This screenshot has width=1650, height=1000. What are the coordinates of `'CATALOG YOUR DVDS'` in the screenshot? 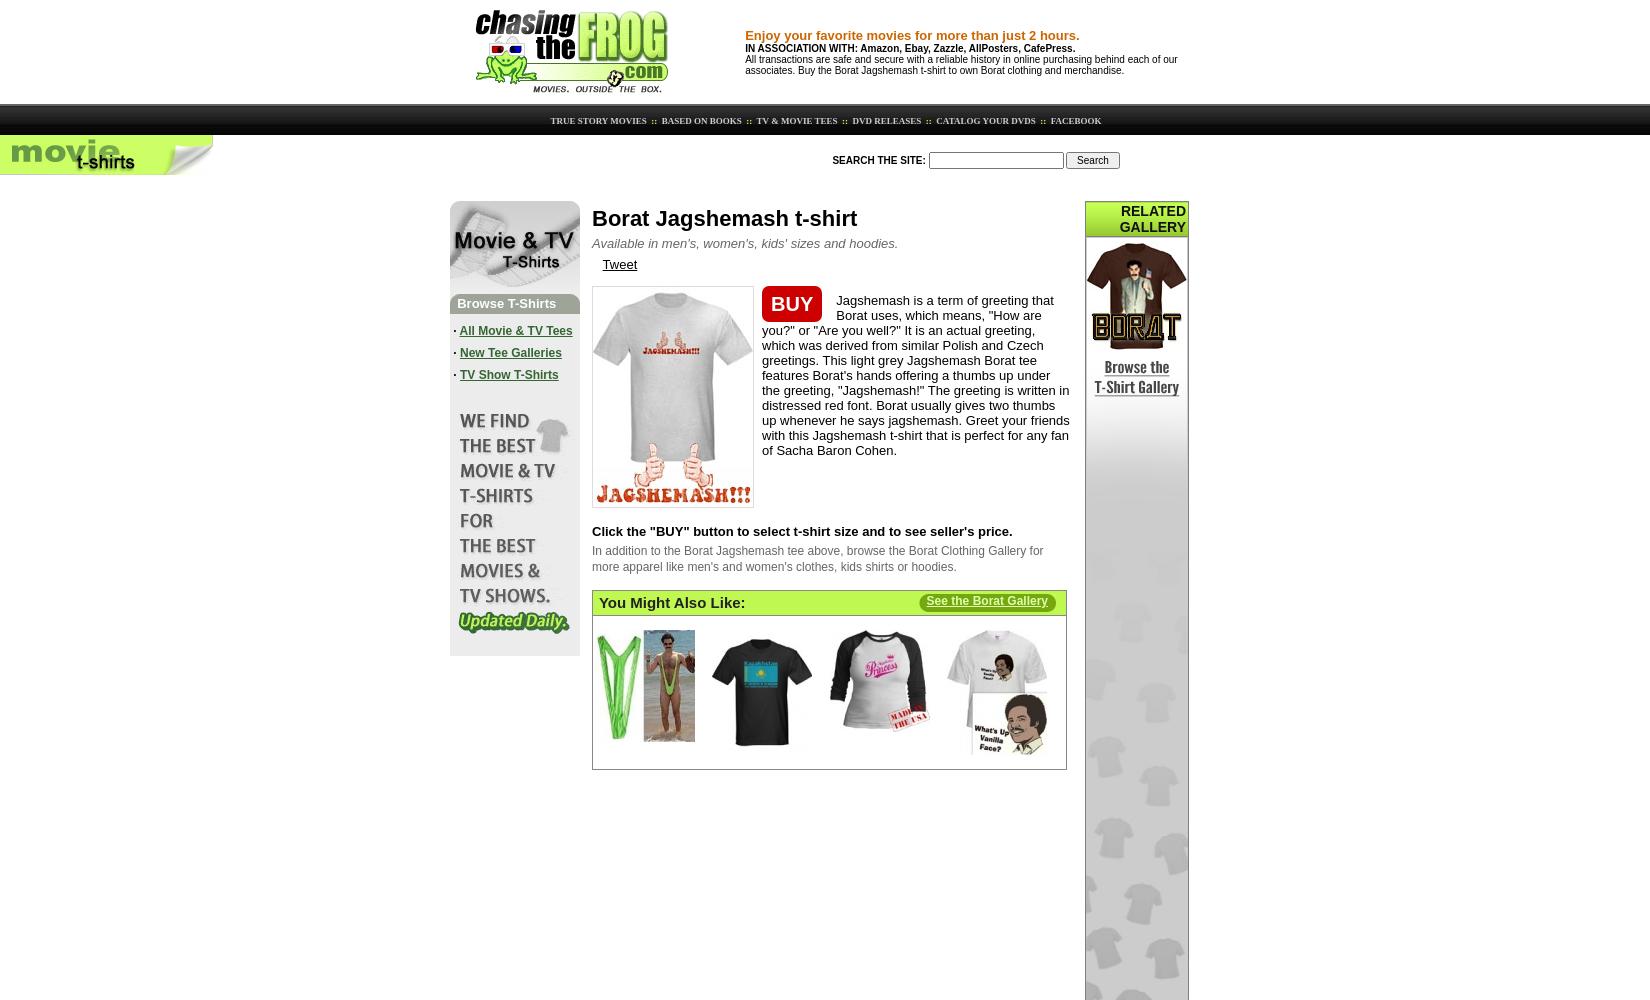 It's located at (984, 119).